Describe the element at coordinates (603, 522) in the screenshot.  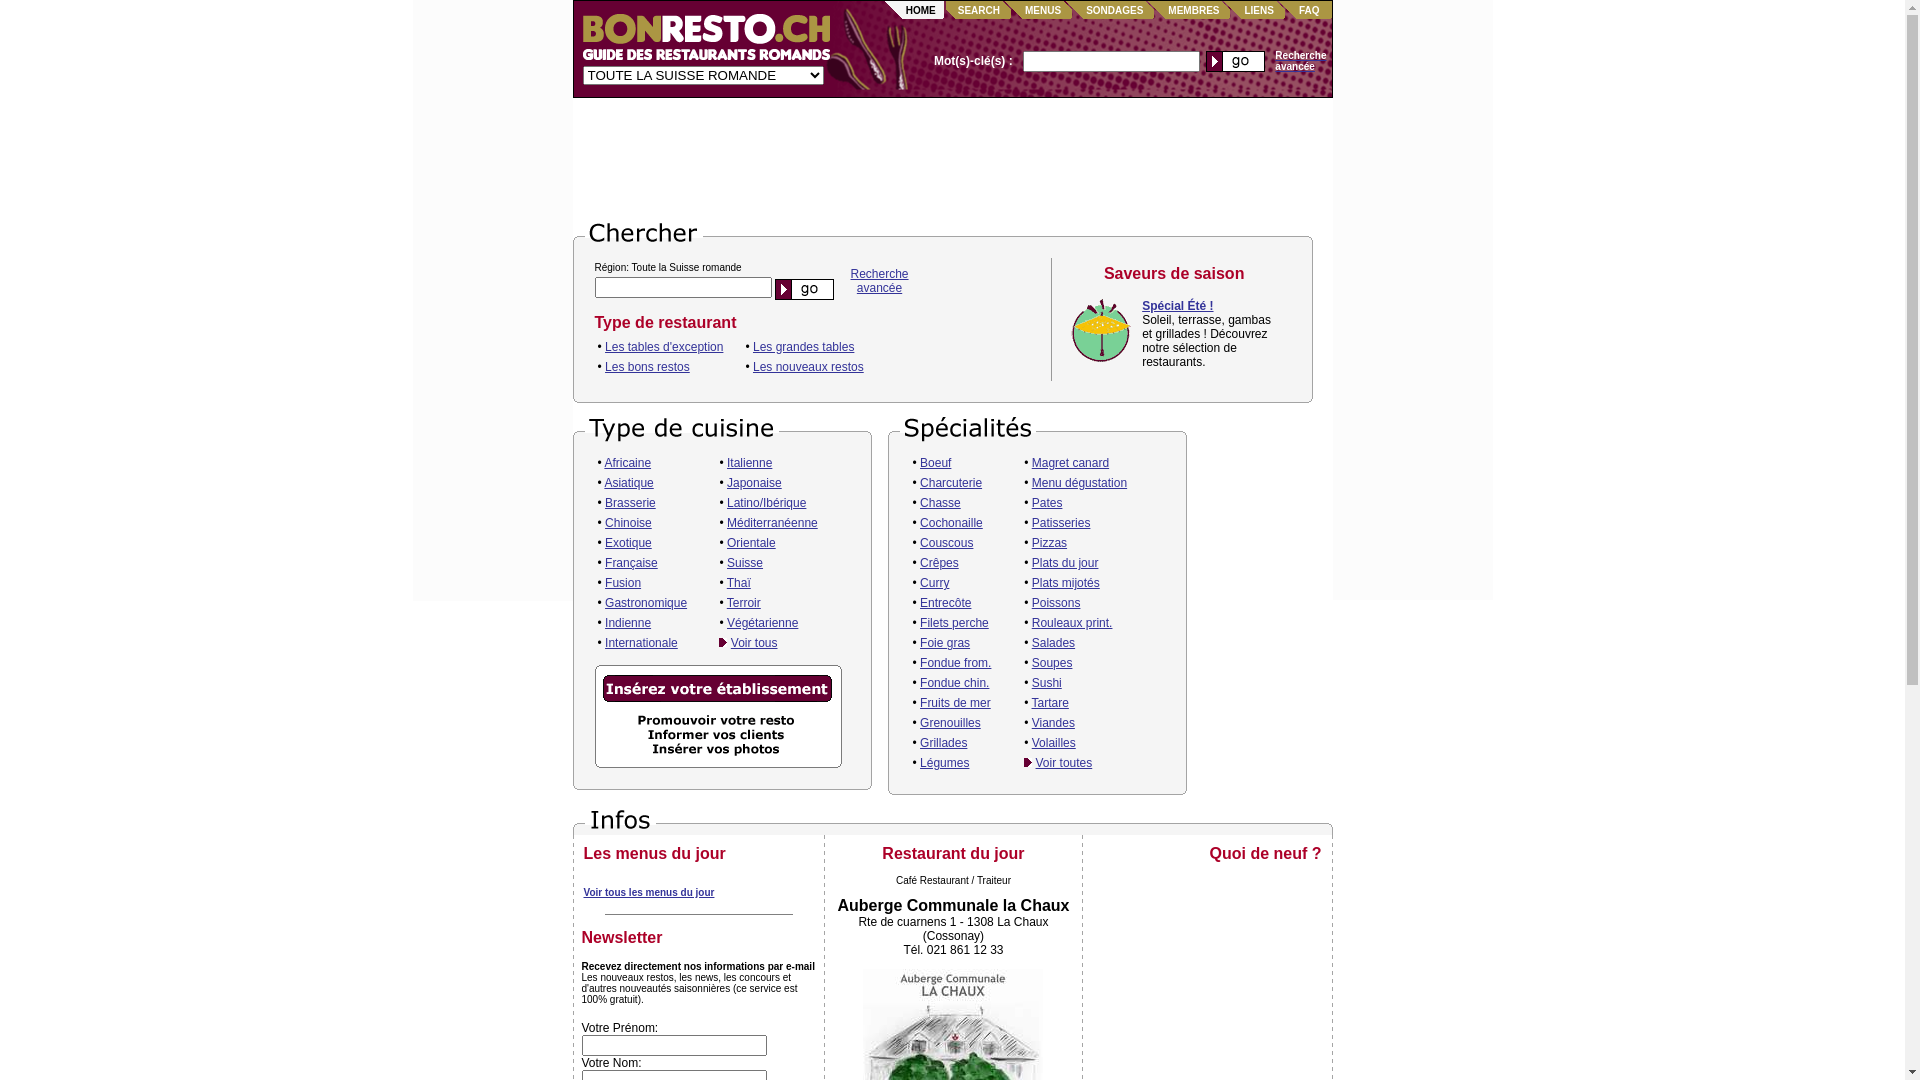
I see `'Chinoise'` at that location.